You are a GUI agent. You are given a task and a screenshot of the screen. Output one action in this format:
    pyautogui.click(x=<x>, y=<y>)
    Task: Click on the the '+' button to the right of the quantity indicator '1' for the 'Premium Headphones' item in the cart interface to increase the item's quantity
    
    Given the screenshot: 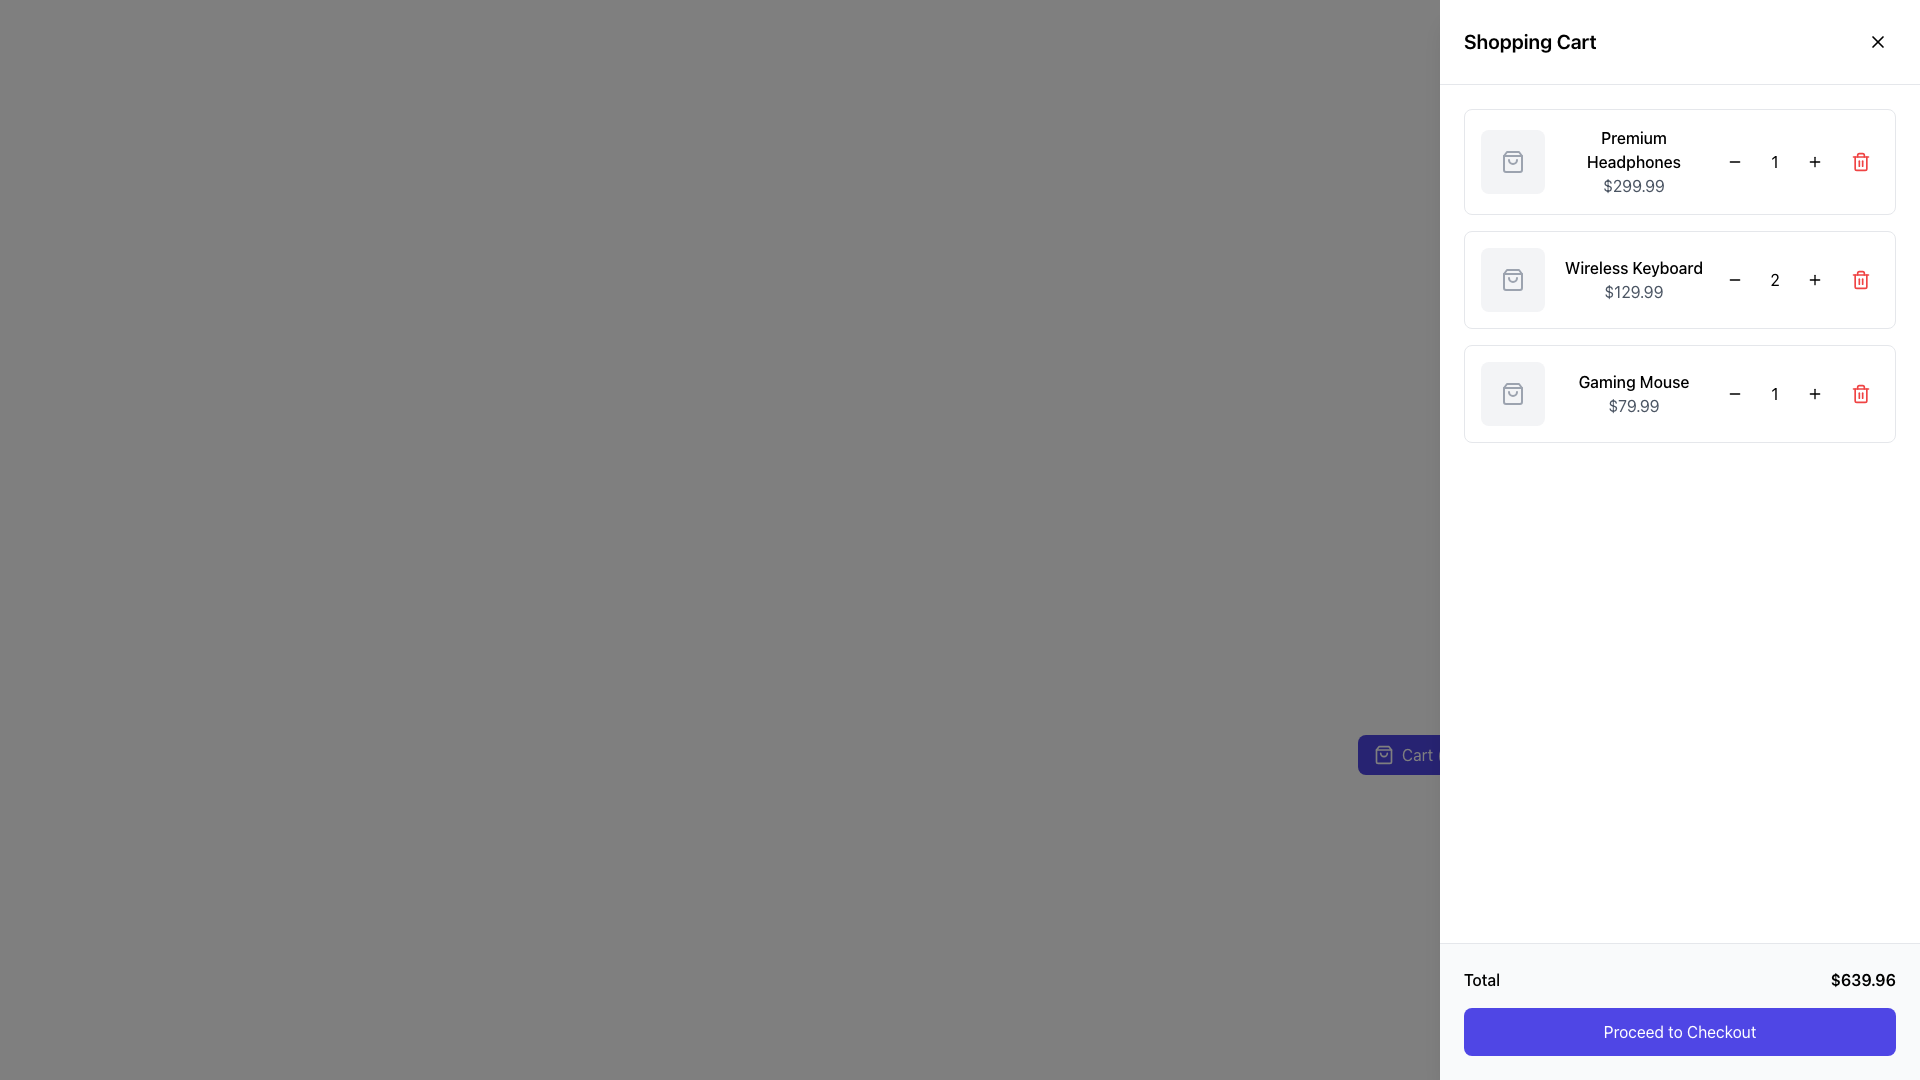 What is the action you would take?
    pyautogui.click(x=1814, y=161)
    